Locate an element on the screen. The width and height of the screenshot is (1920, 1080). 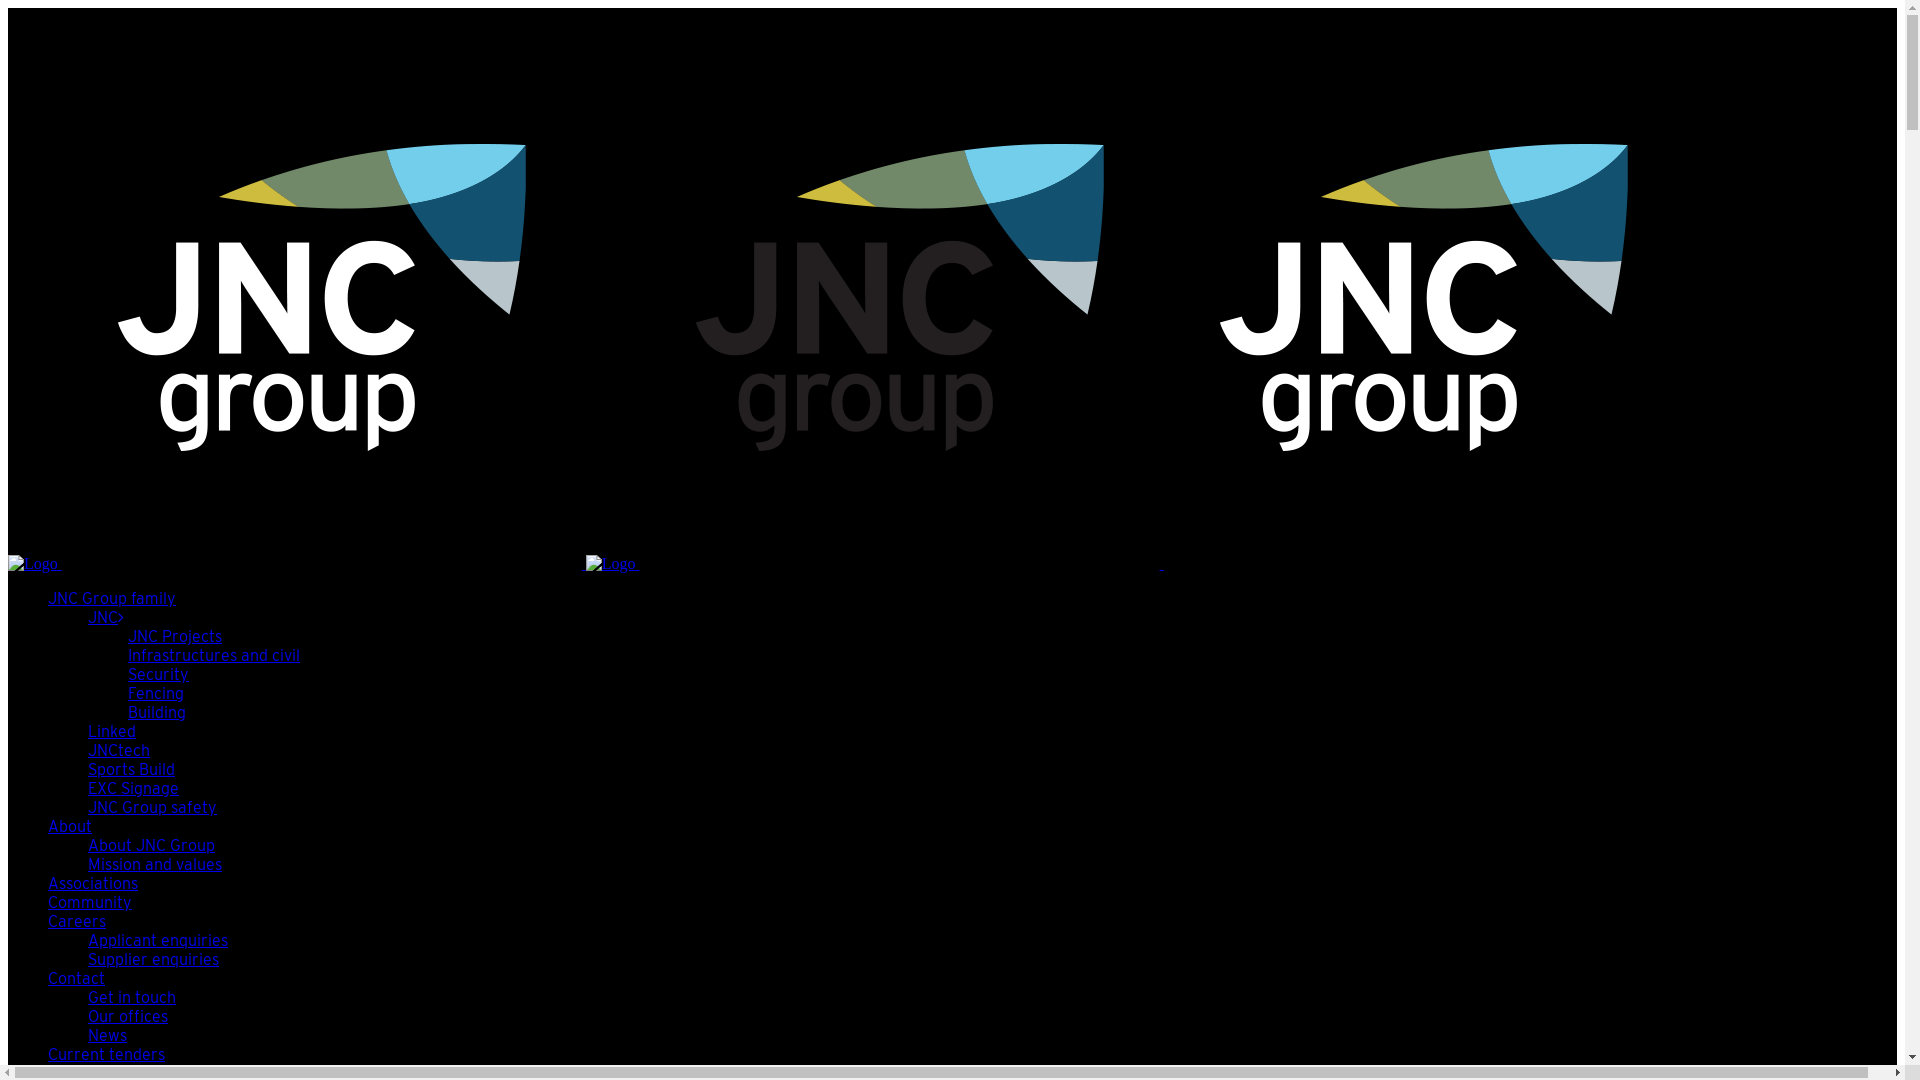
'Get in touch' is located at coordinates (130, 997).